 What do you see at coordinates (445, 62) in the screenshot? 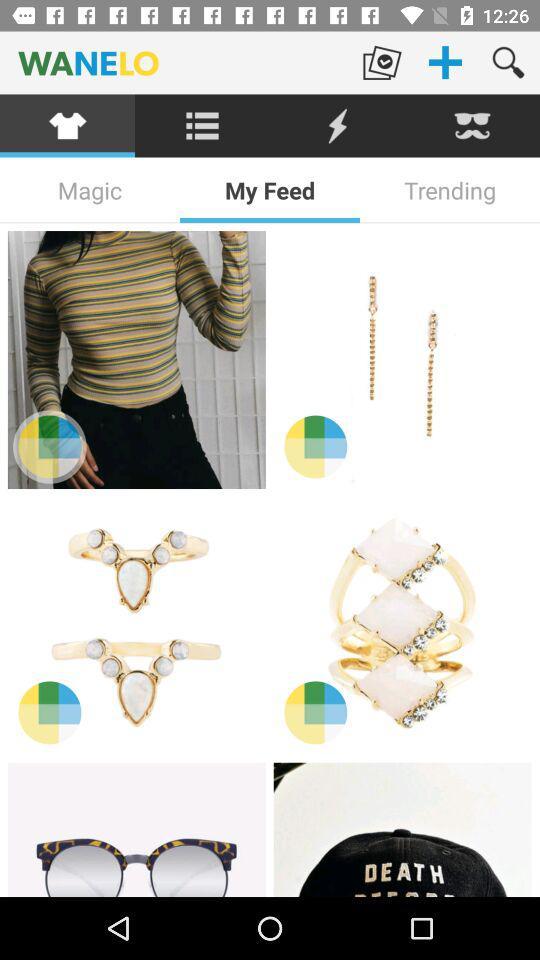
I see `the add icon` at bounding box center [445, 62].